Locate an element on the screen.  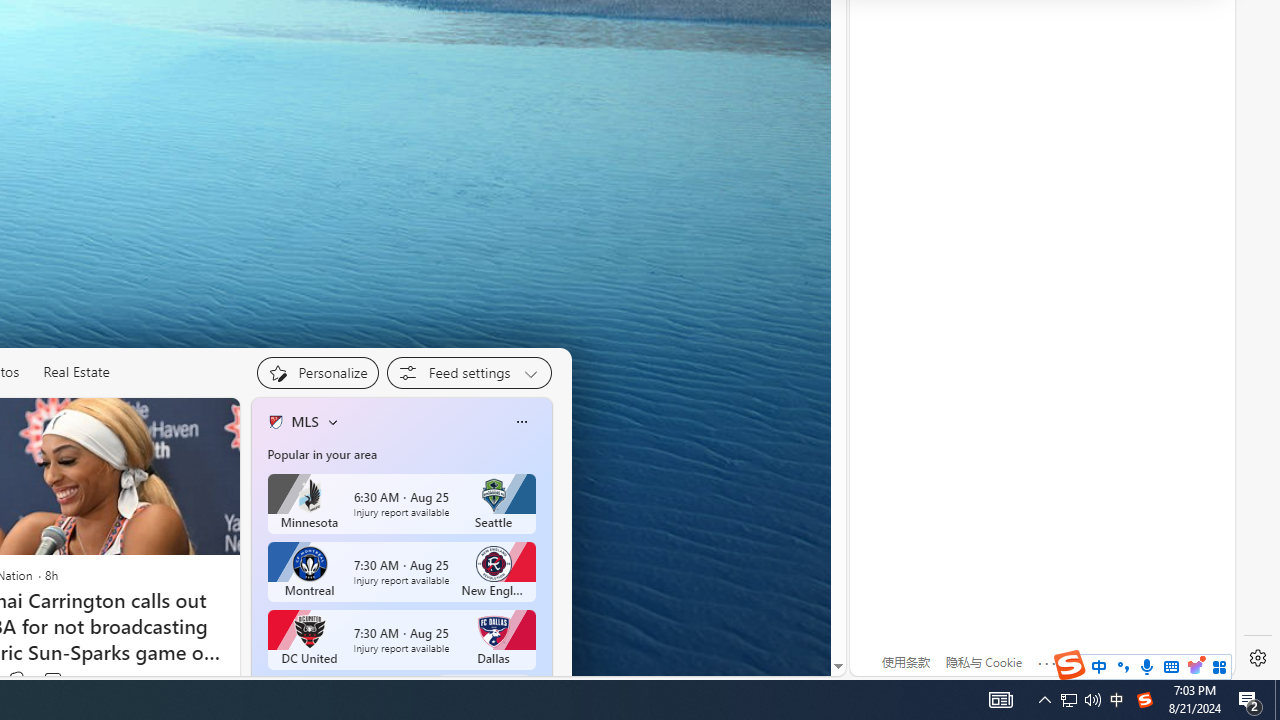
'Feed settings' is located at coordinates (468, 372).